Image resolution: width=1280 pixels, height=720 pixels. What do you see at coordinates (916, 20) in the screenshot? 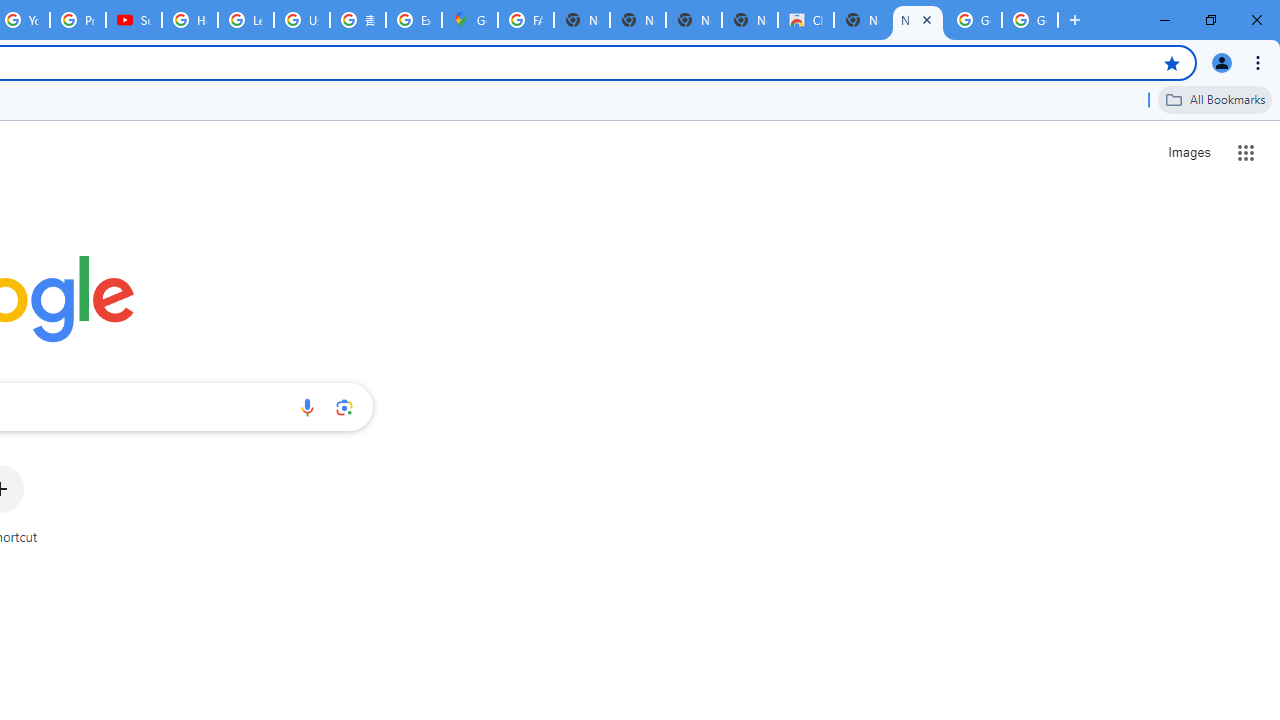
I see `'New Tab'` at bounding box center [916, 20].